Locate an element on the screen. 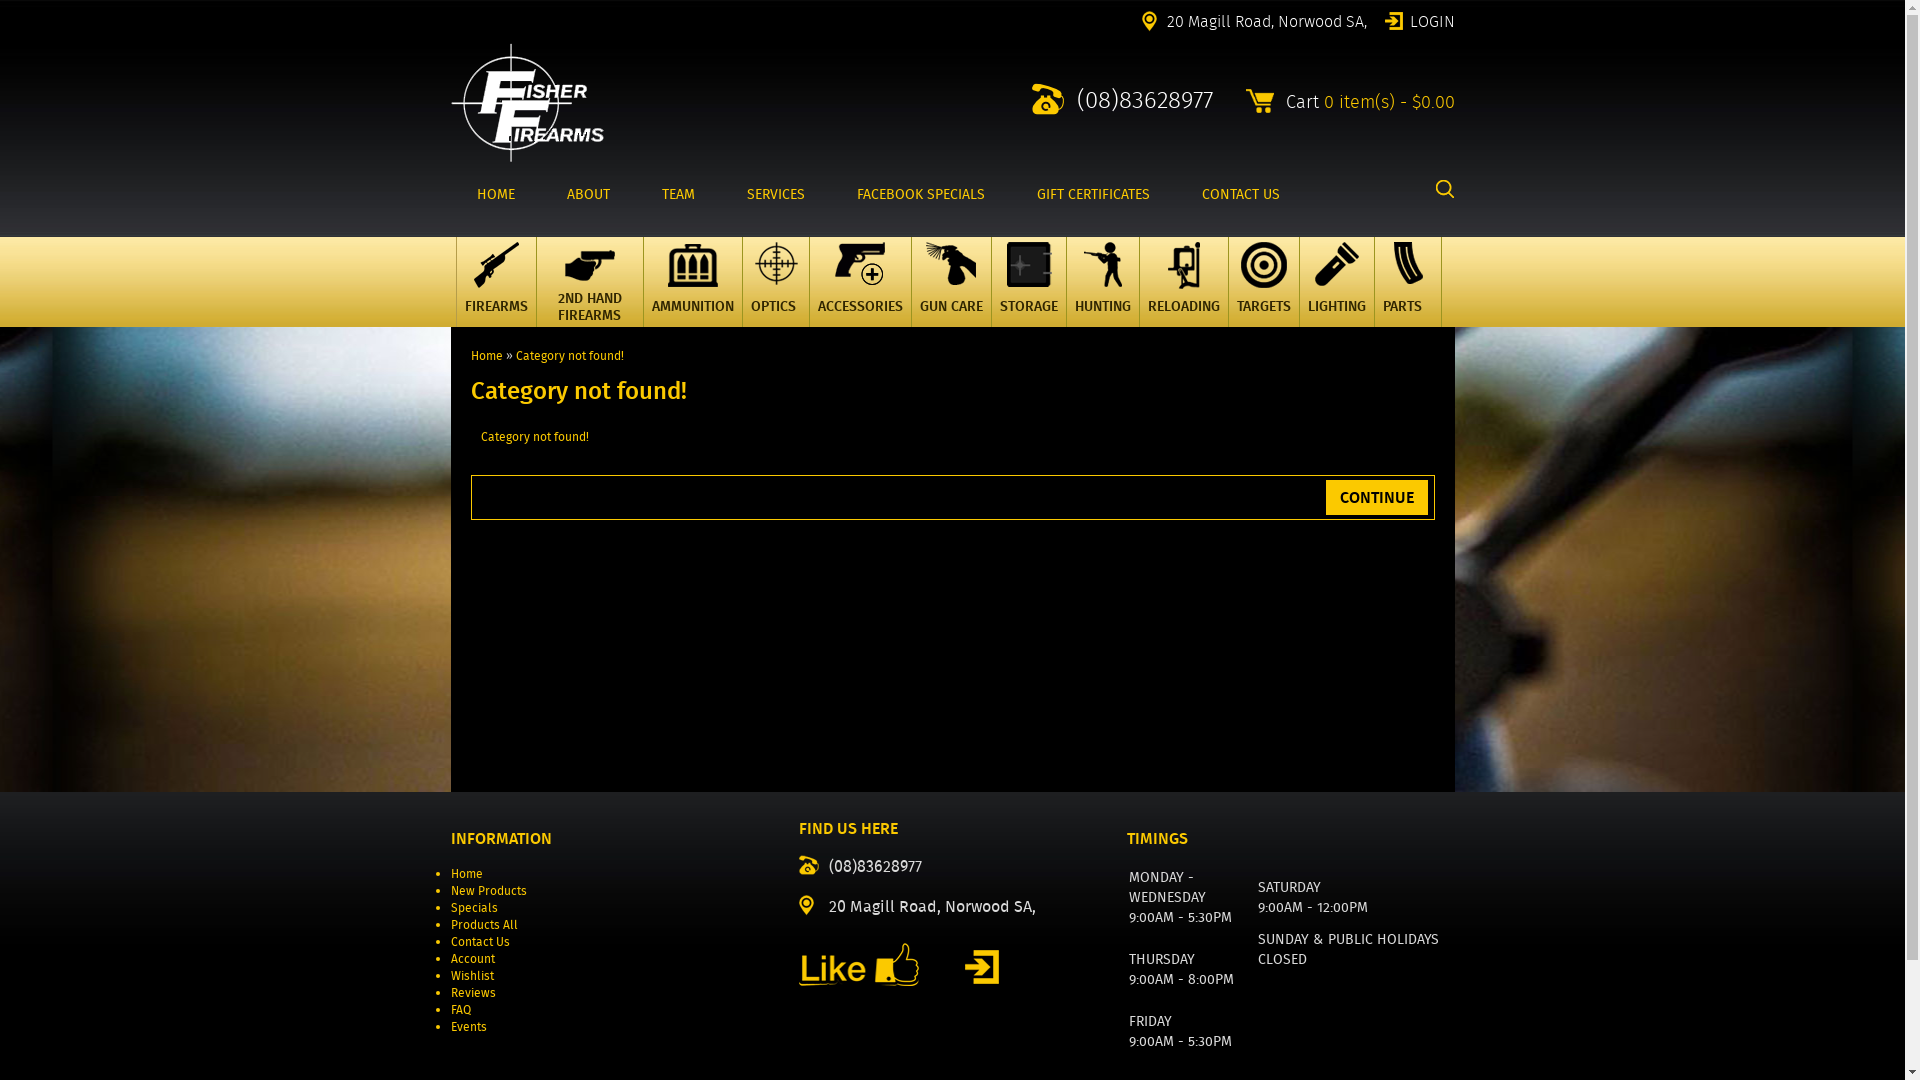  'Accessories' is located at coordinates (859, 294).